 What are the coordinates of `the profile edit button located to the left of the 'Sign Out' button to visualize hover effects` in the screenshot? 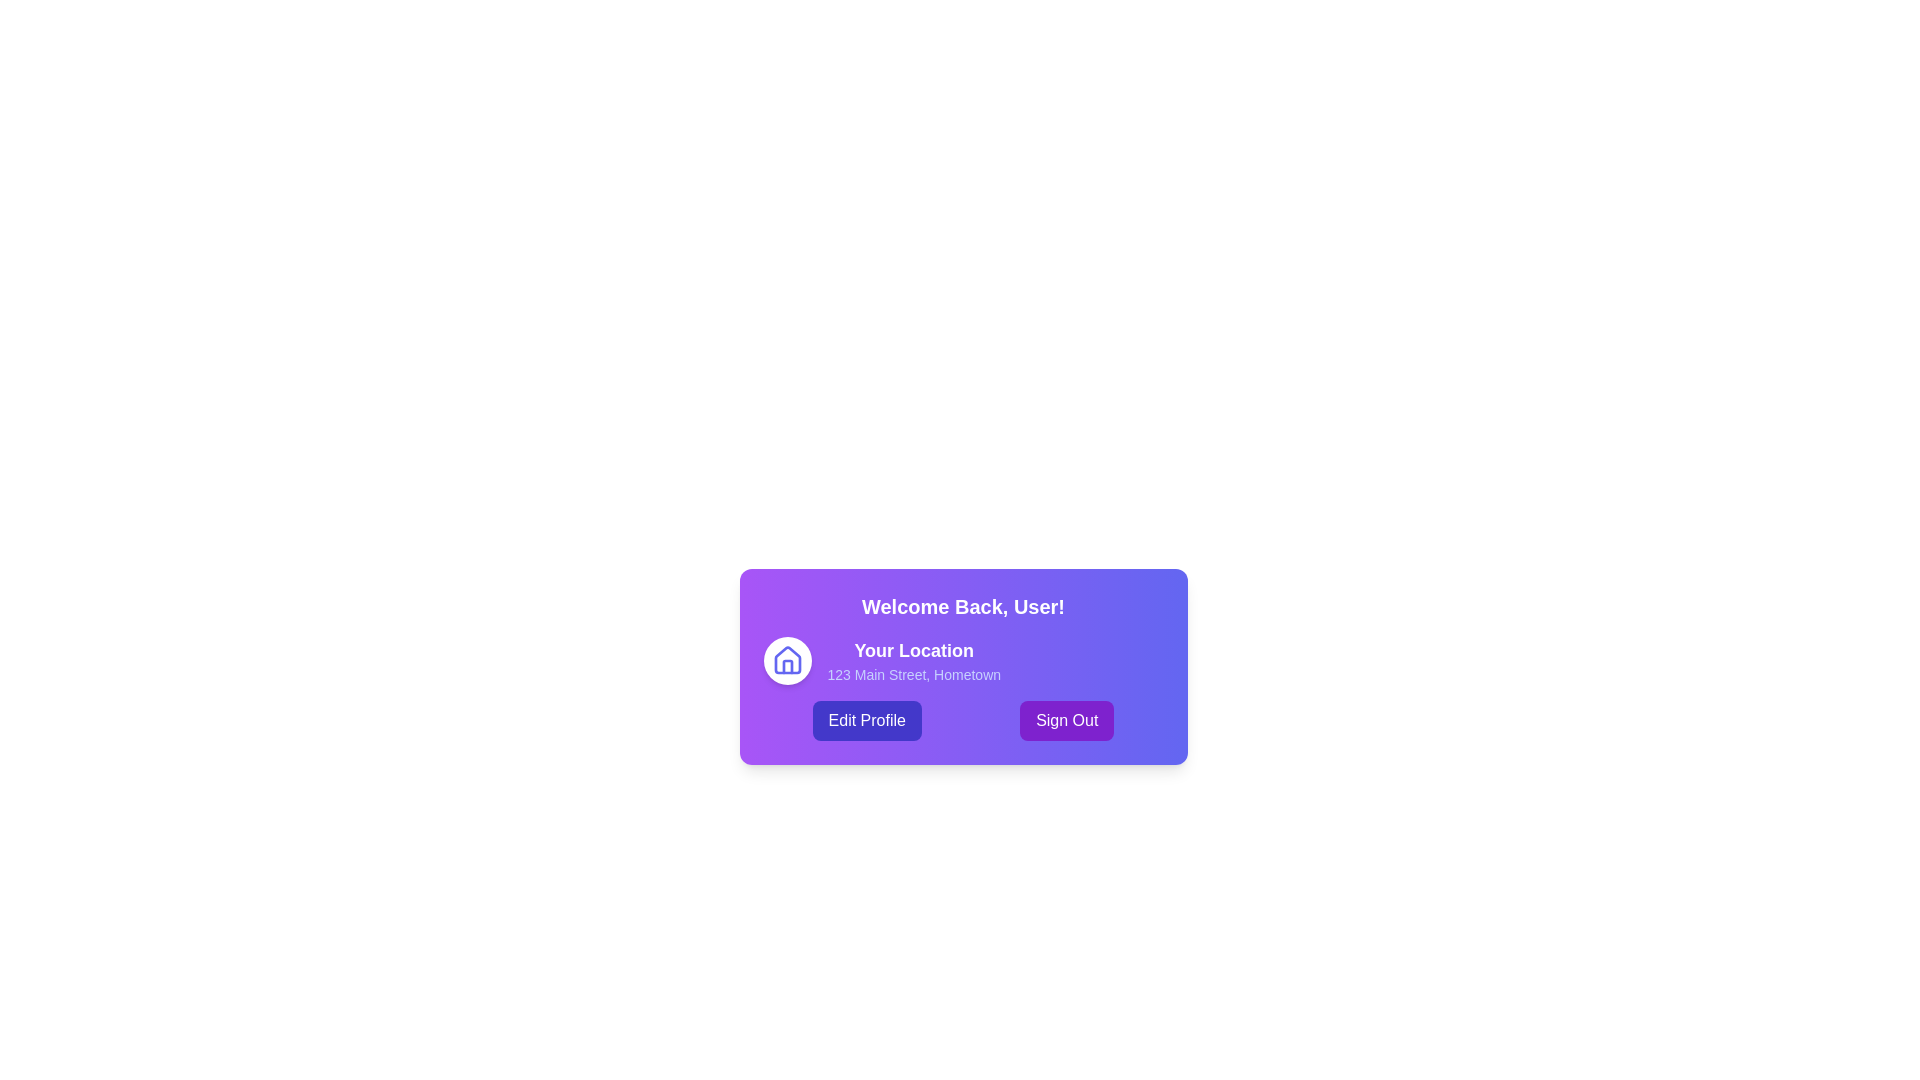 It's located at (867, 721).